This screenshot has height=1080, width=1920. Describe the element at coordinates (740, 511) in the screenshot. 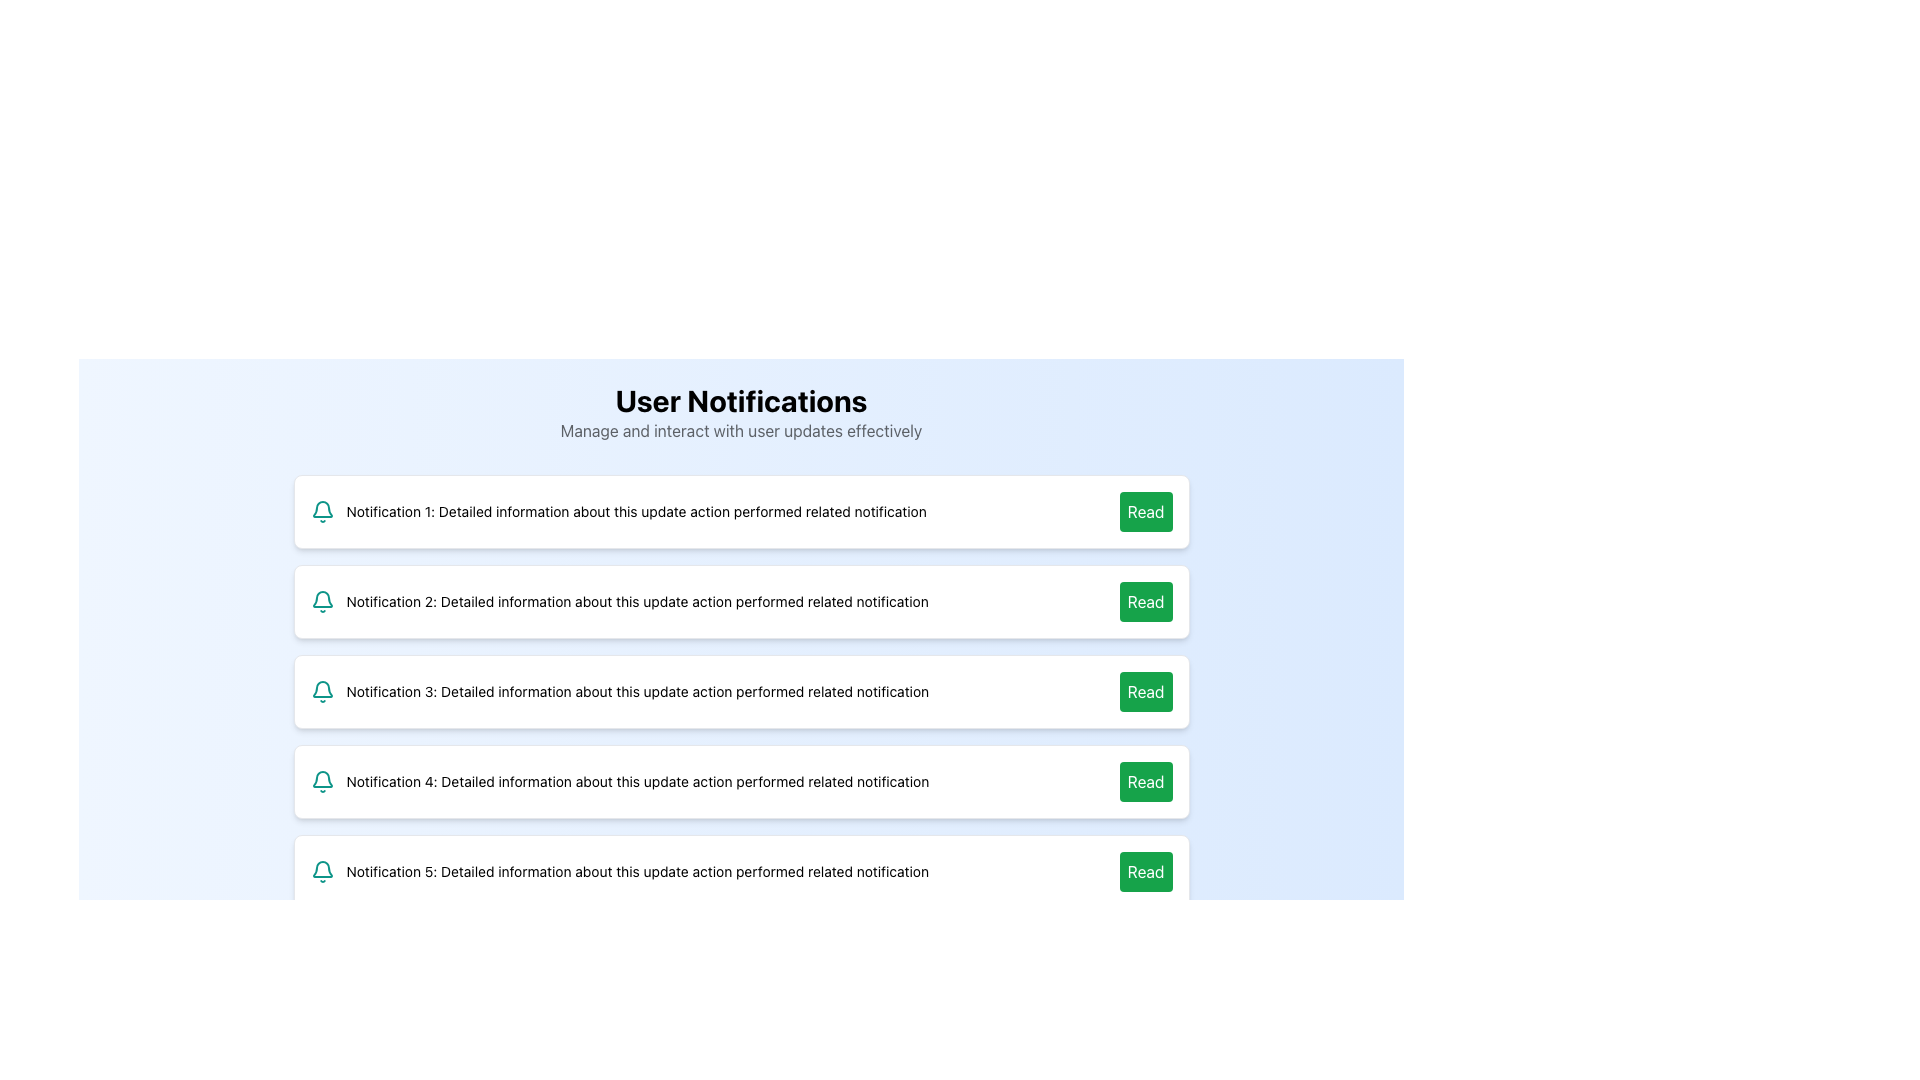

I see `the text of the first notification item` at that location.